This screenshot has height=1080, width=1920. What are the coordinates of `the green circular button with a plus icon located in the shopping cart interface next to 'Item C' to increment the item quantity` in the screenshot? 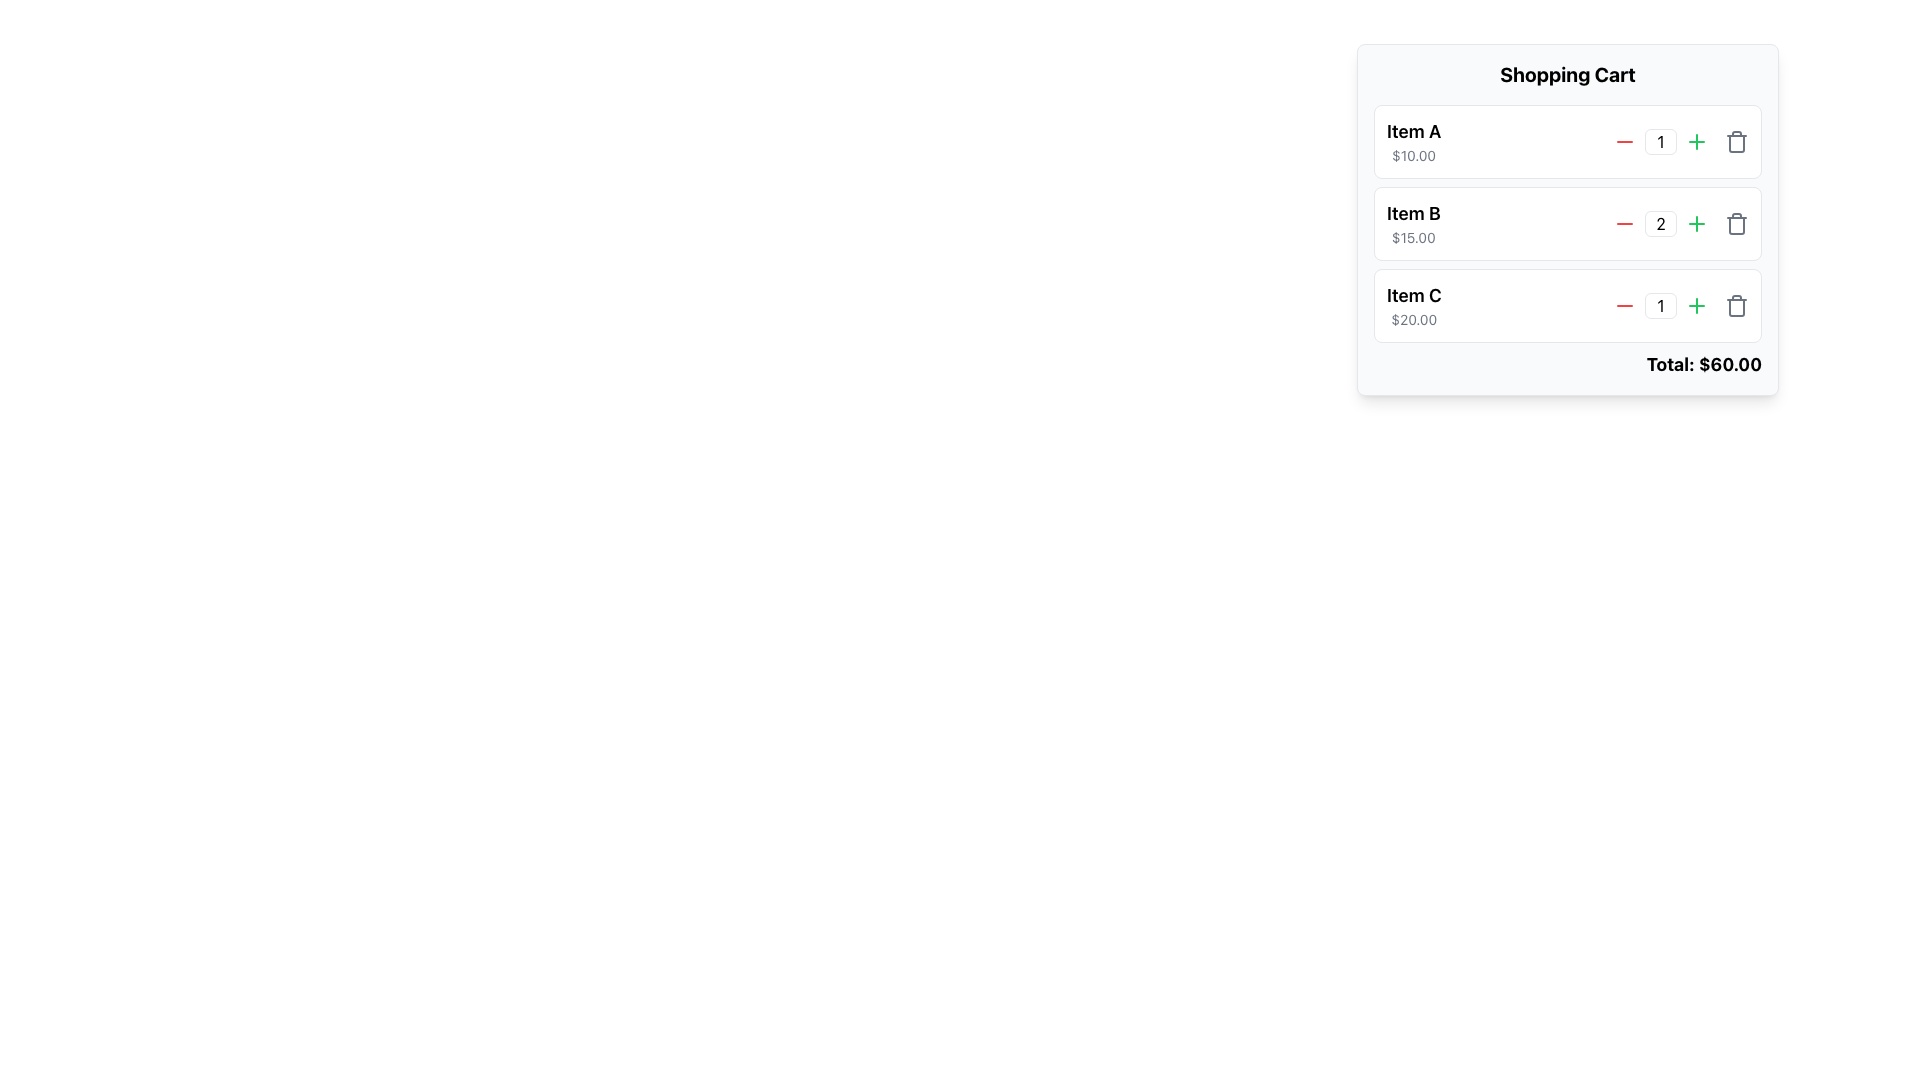 It's located at (1696, 305).